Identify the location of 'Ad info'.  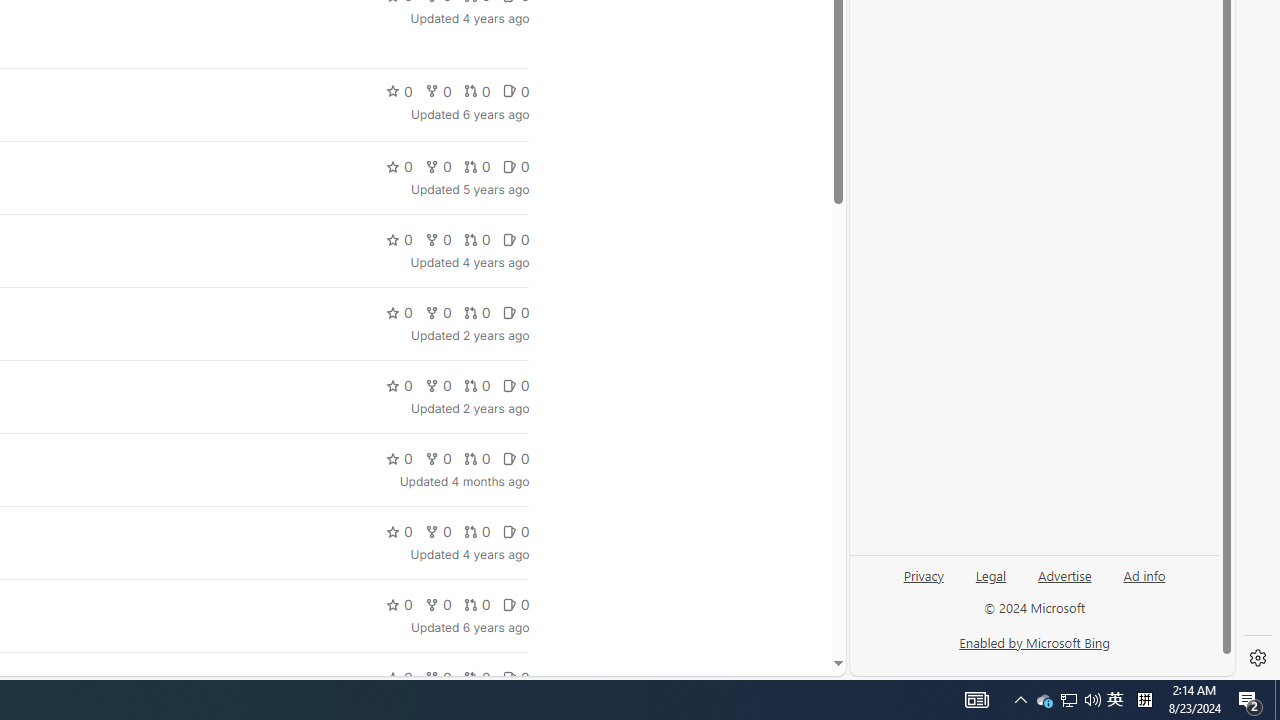
(1144, 574).